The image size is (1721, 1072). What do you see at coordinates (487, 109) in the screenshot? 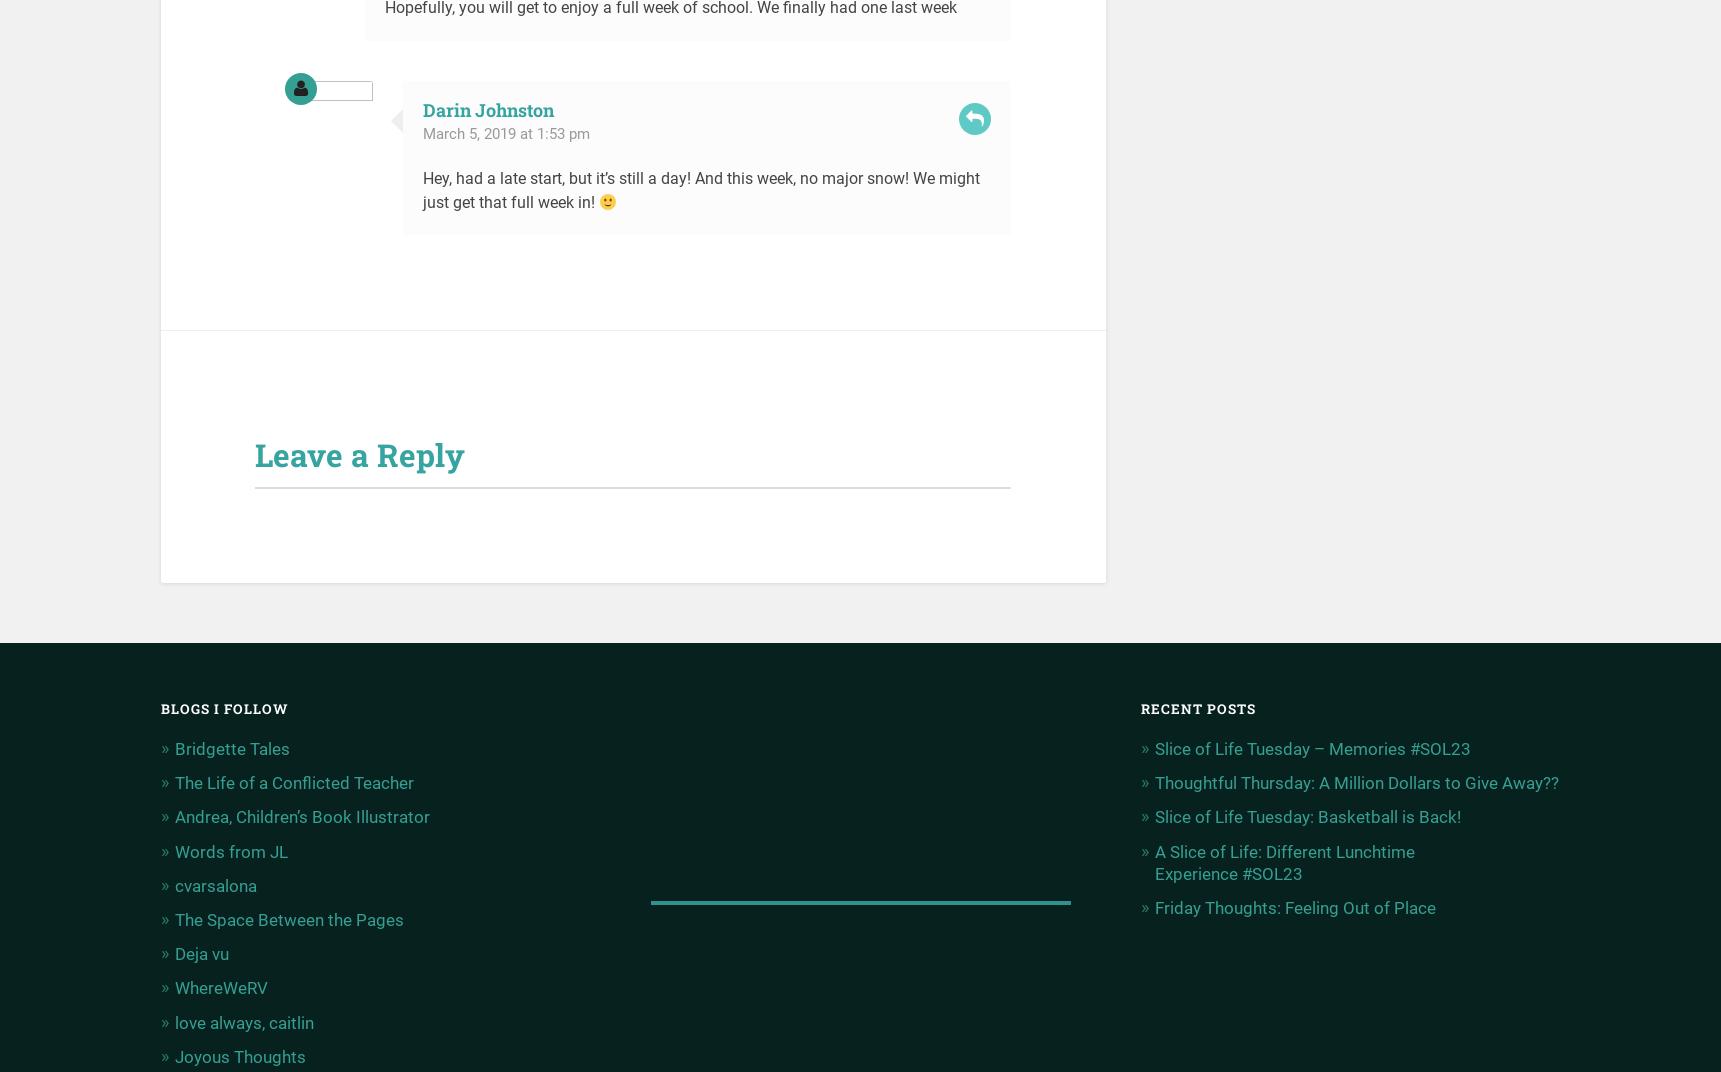
I see `'Darin Johnston'` at bounding box center [487, 109].